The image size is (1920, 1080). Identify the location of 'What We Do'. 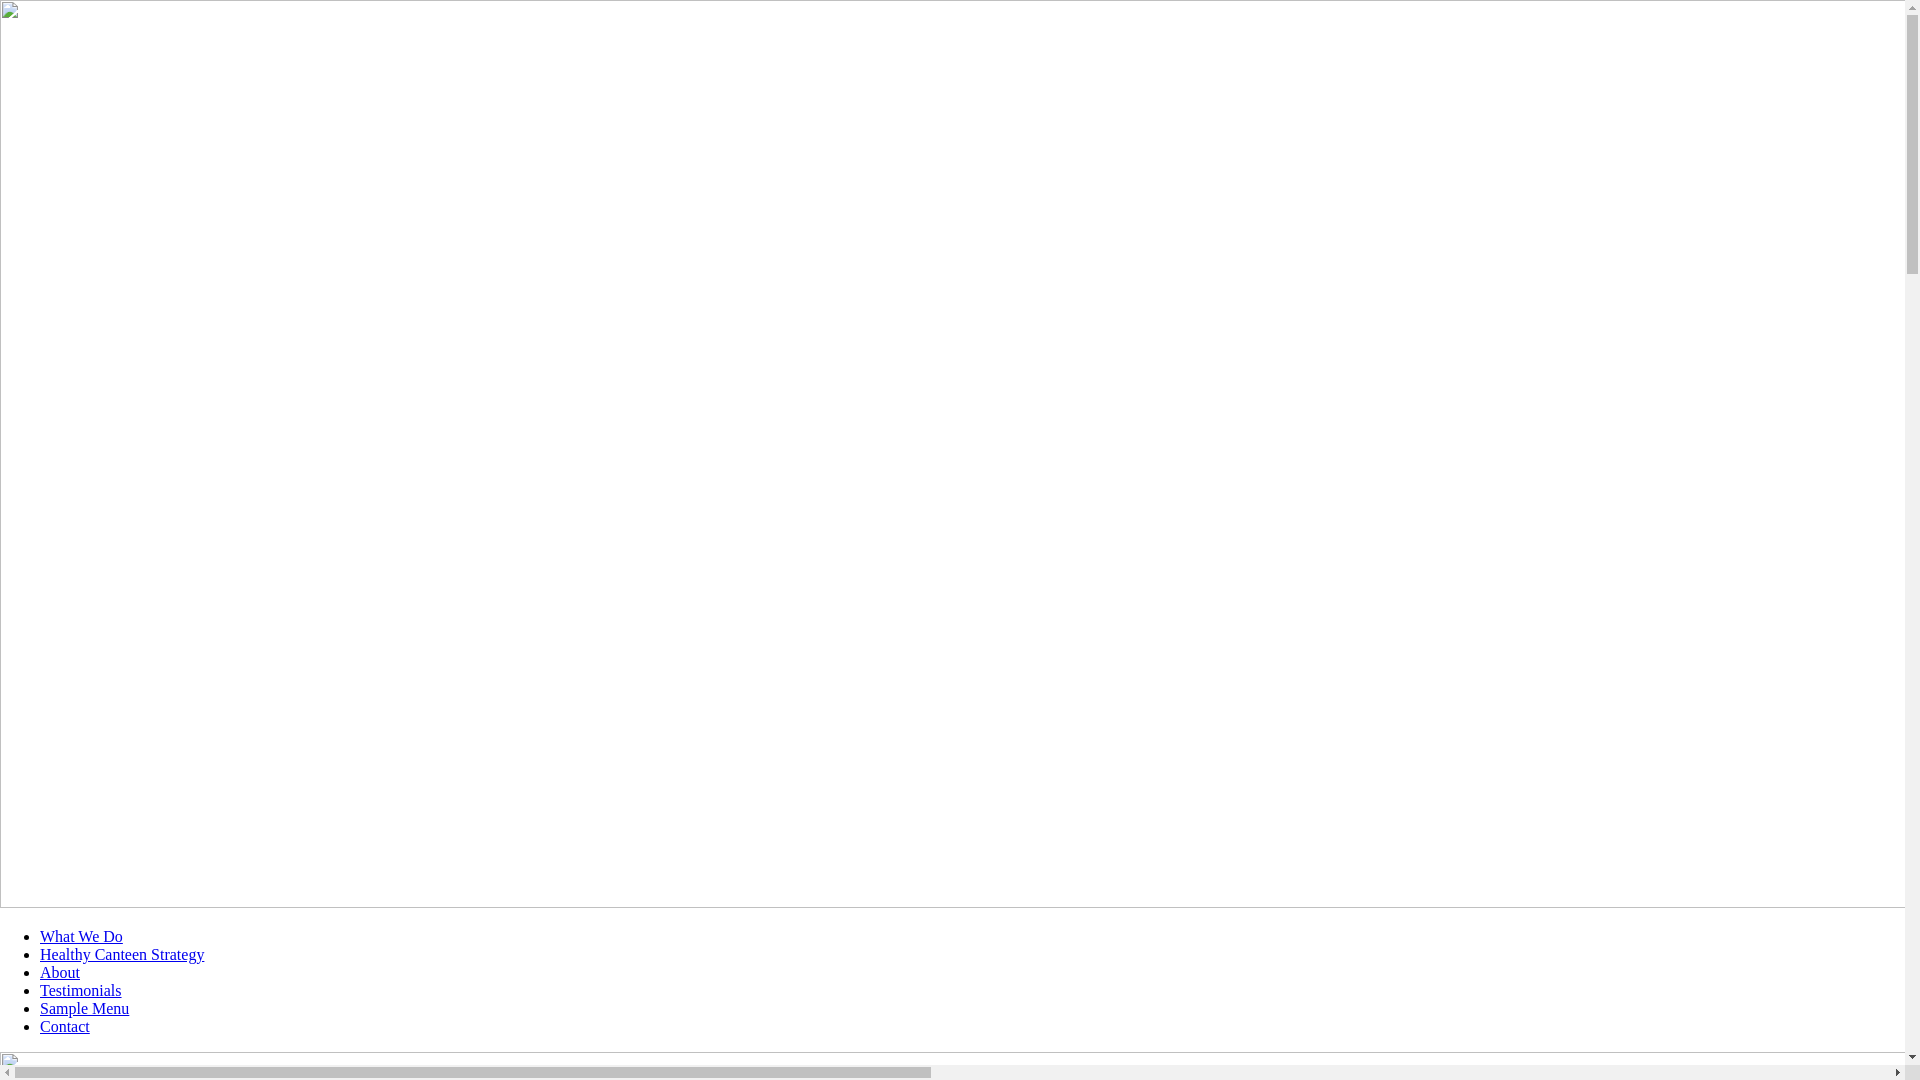
(80, 936).